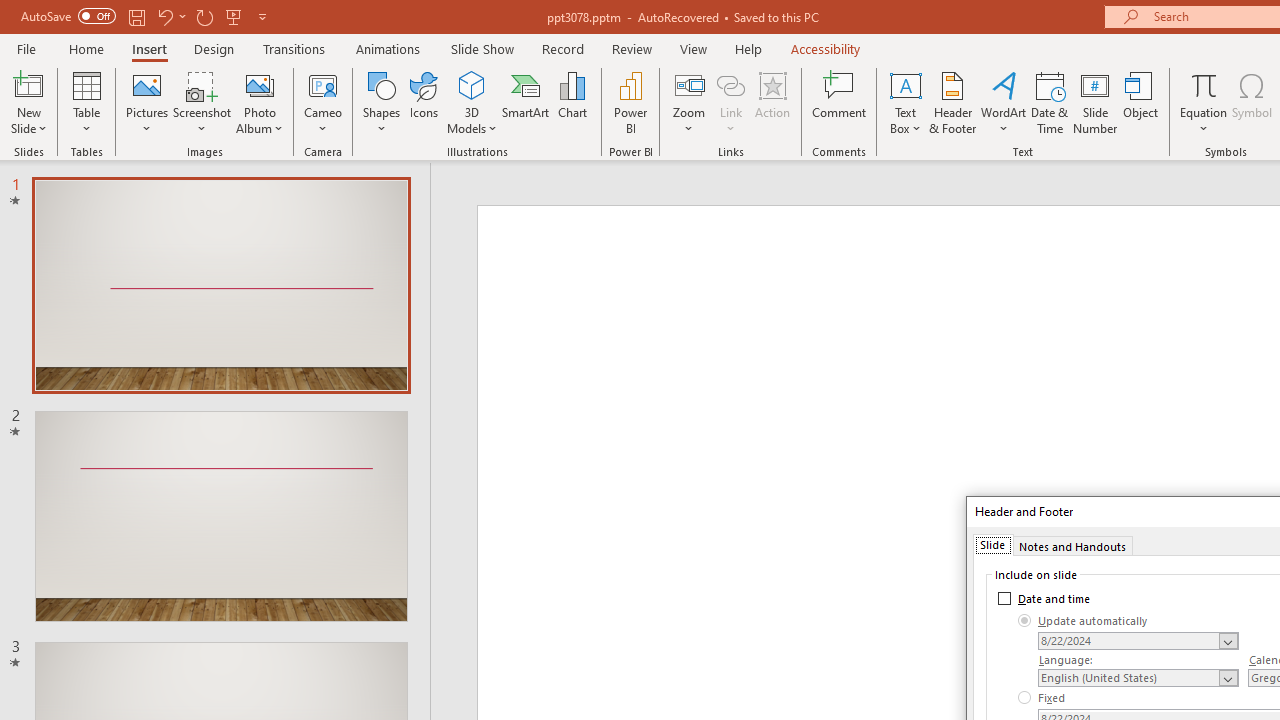 The image size is (1280, 720). What do you see at coordinates (772, 103) in the screenshot?
I see `'Action'` at bounding box center [772, 103].